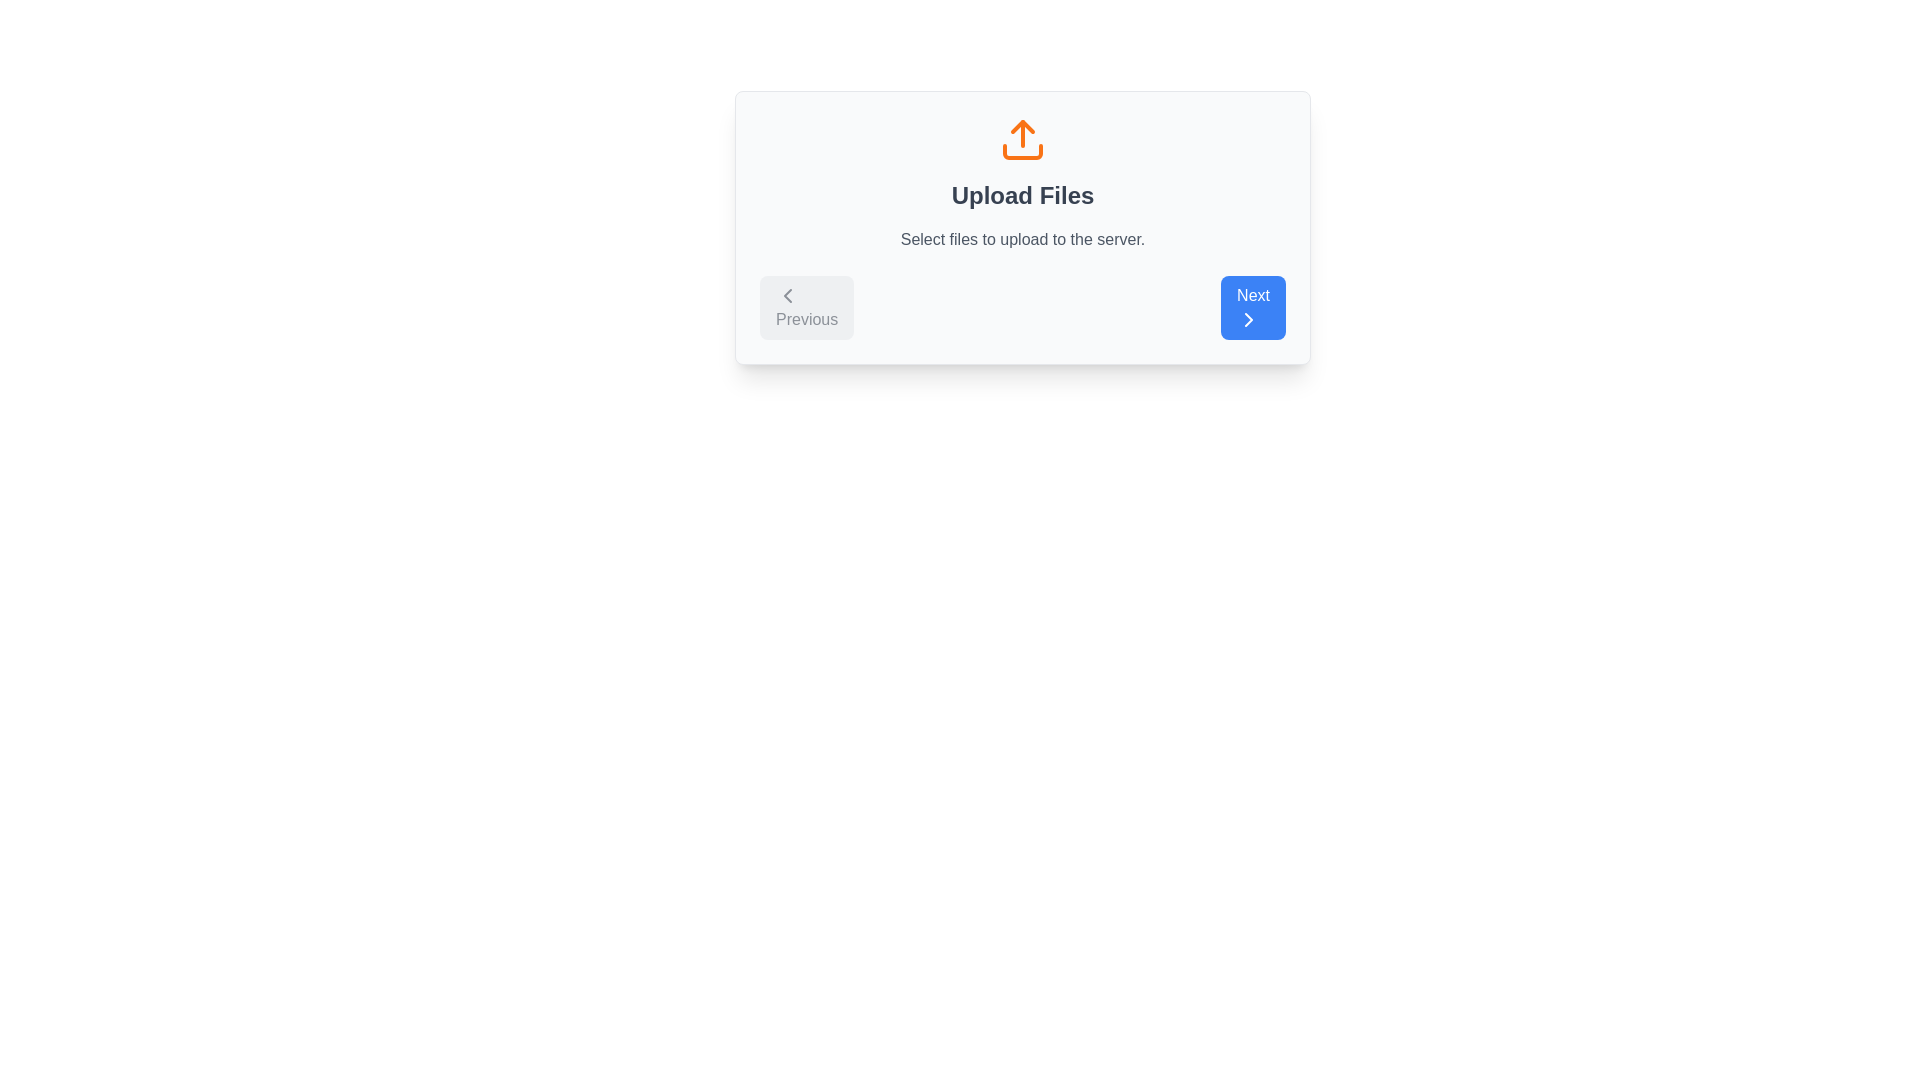 This screenshot has width=1920, height=1080. What do you see at coordinates (1022, 138) in the screenshot?
I see `the upload files icon, which is visually represented at the top of the card, above the text 'Upload Files.'` at bounding box center [1022, 138].